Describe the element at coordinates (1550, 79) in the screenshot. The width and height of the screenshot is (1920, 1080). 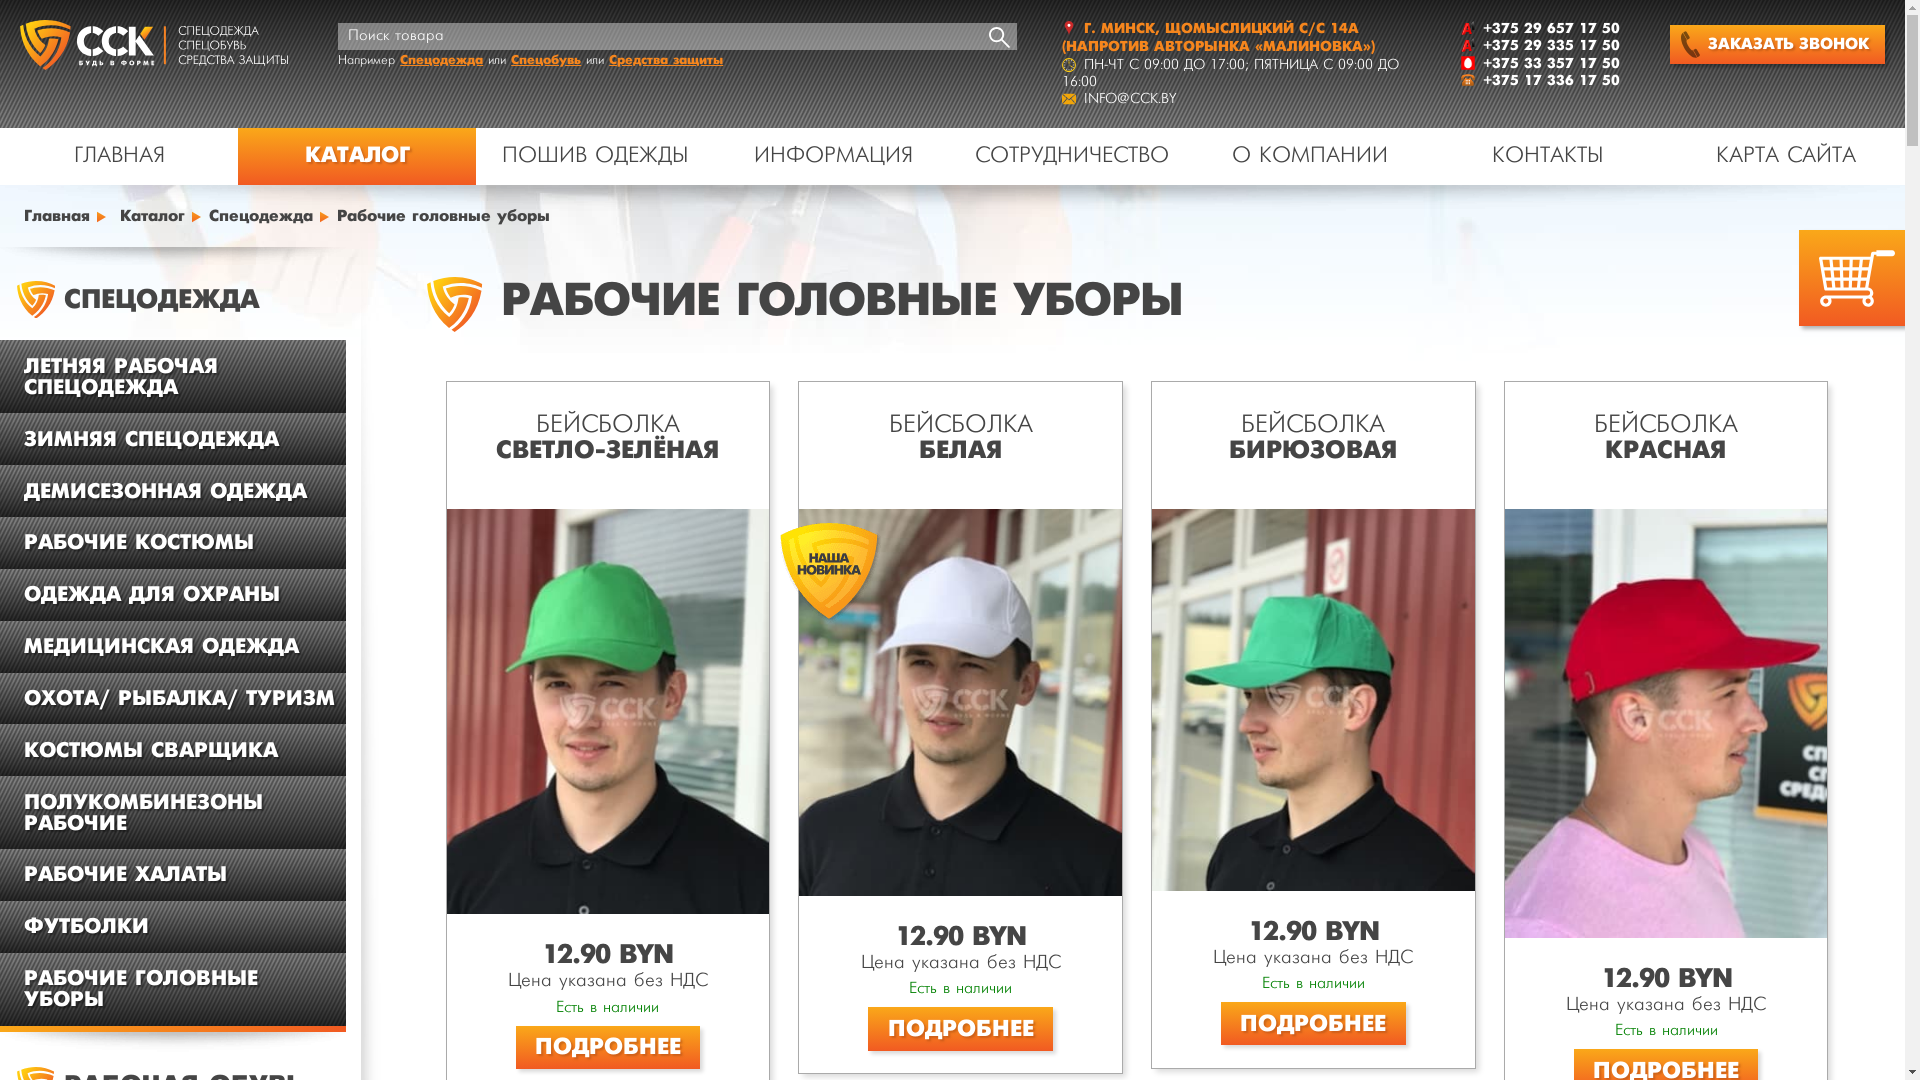
I see `'+375 17 336 17 50'` at that location.